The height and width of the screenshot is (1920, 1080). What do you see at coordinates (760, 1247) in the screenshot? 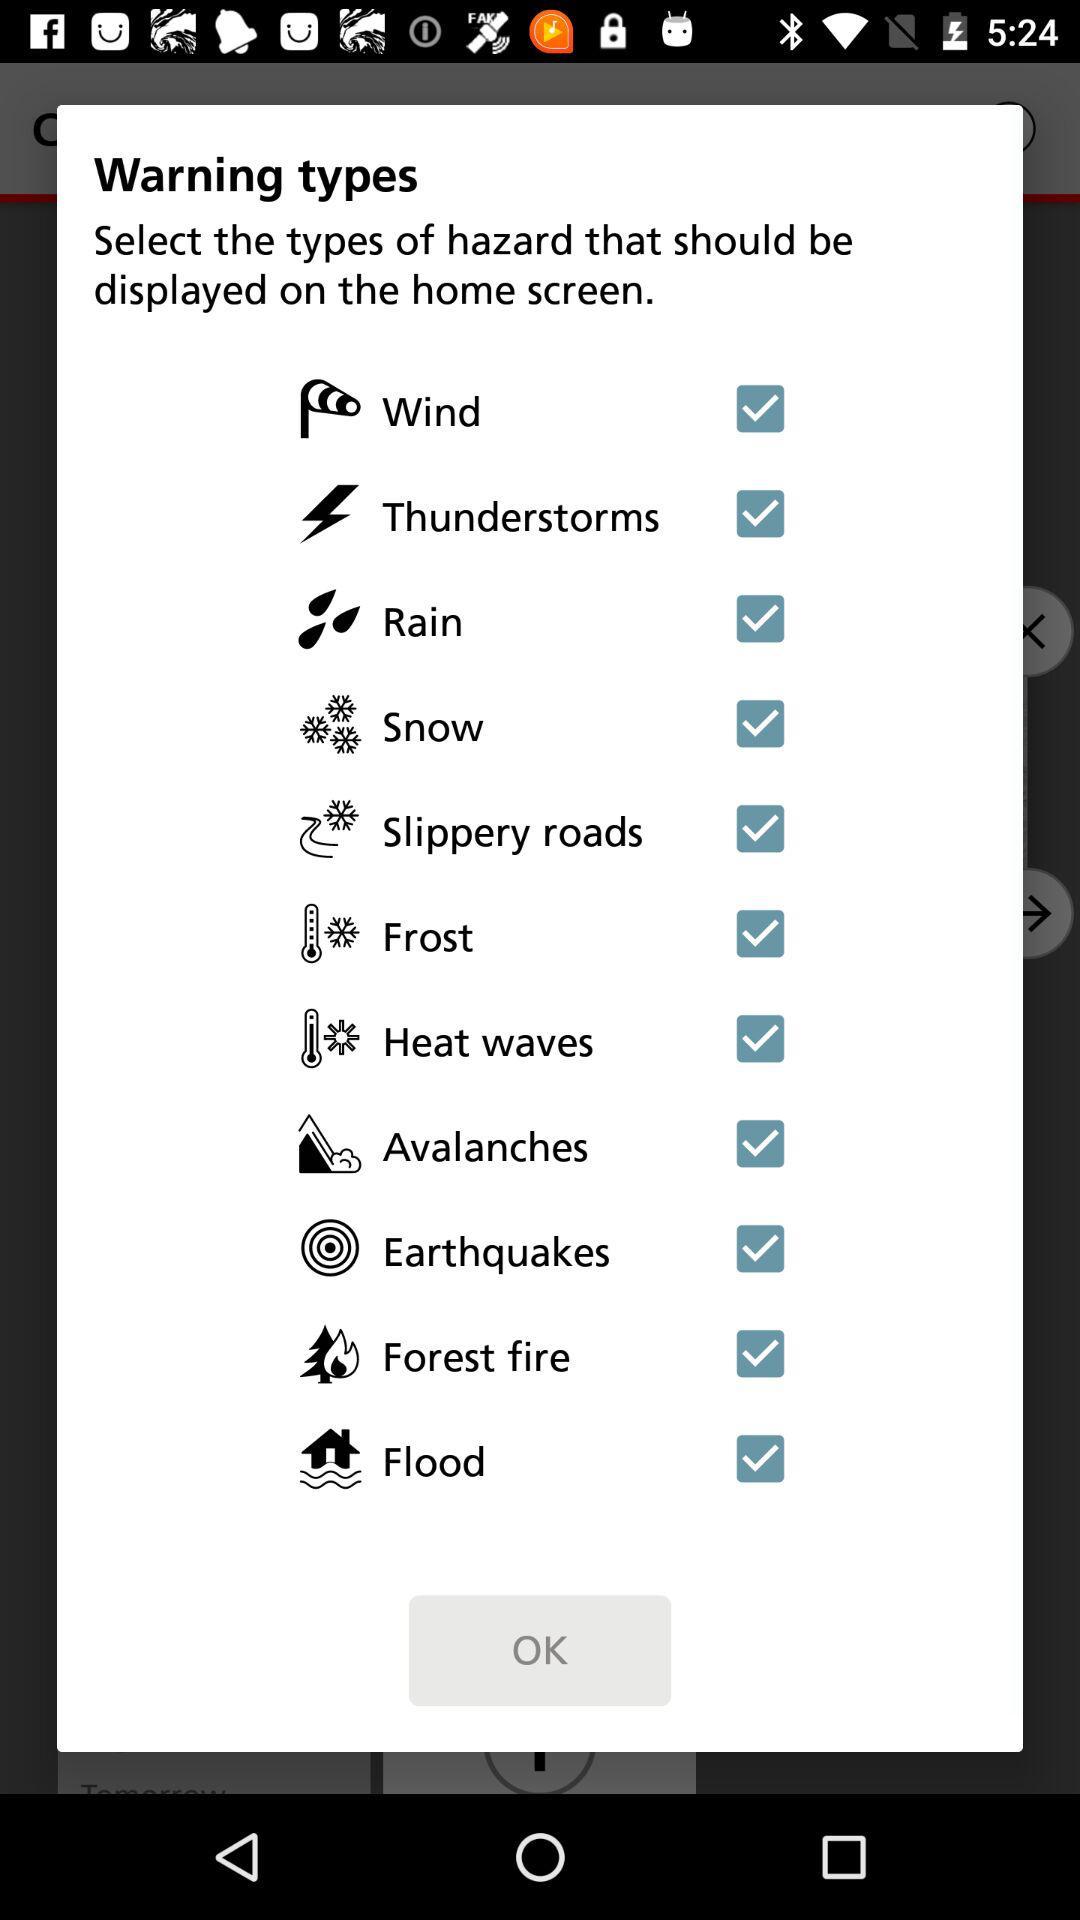
I see `earthquakes check box` at bounding box center [760, 1247].